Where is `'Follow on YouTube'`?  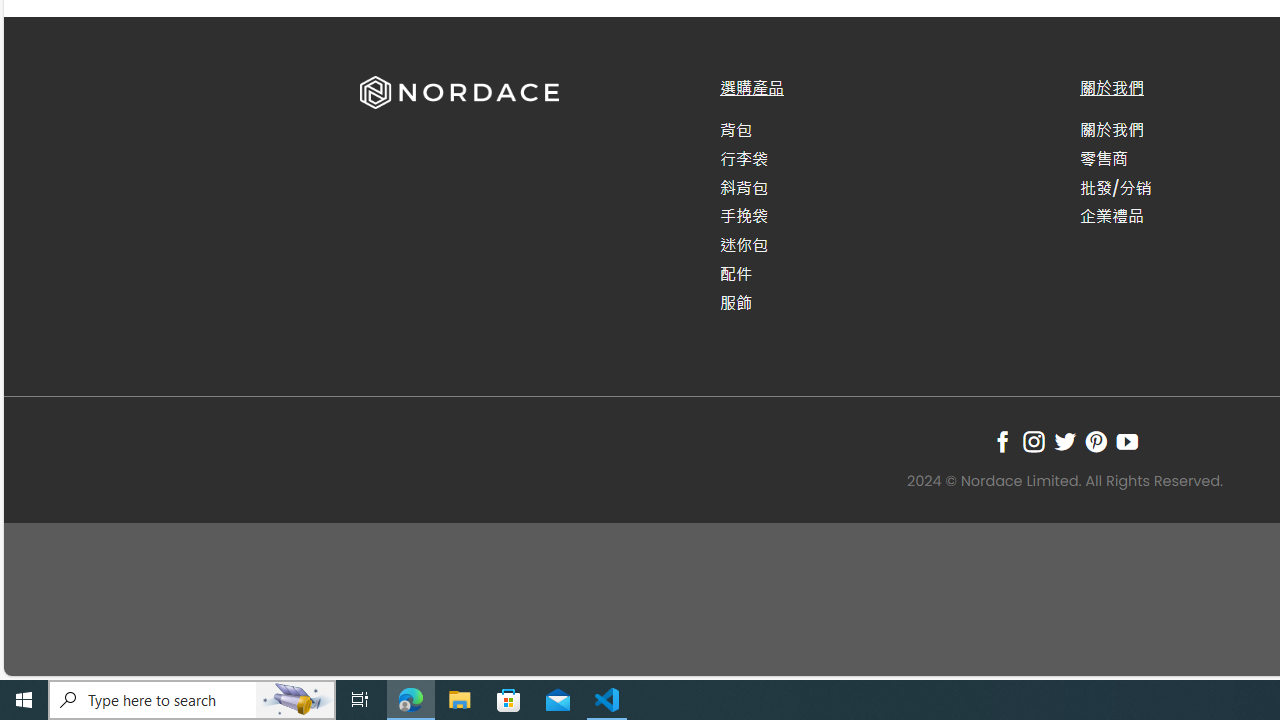 'Follow on YouTube' is located at coordinates (1127, 440).